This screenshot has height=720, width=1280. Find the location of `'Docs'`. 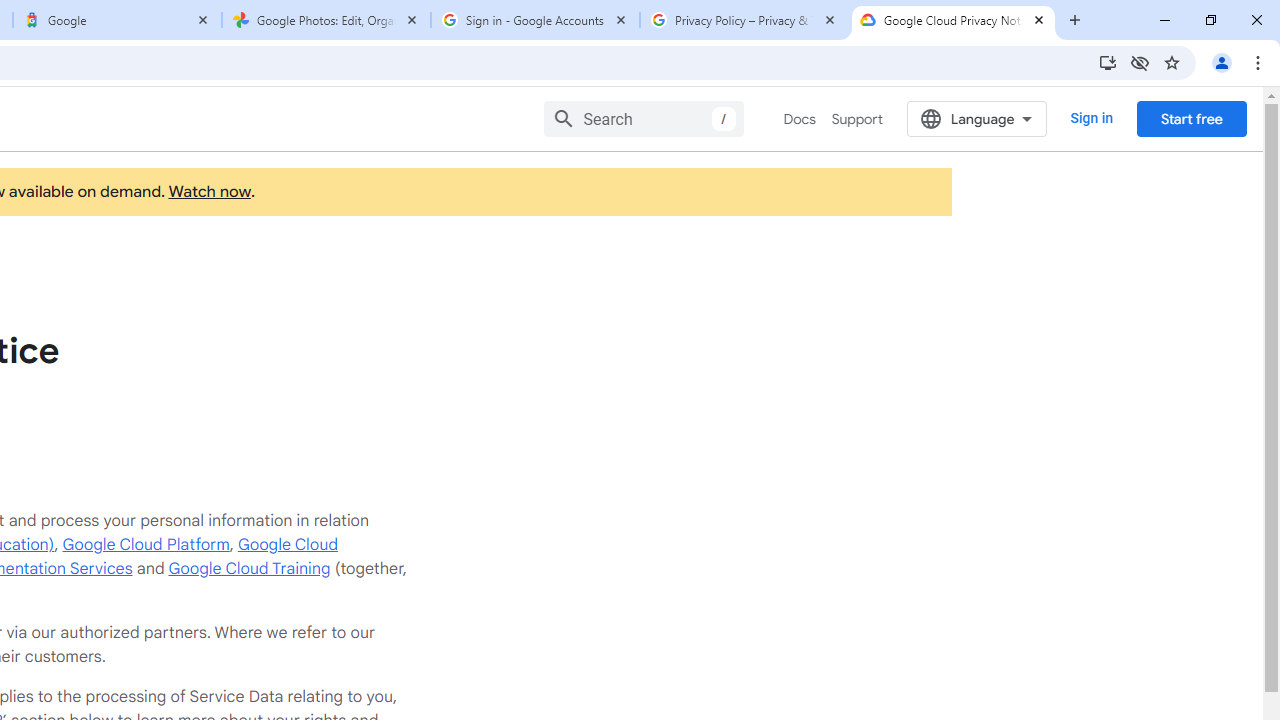

'Docs' is located at coordinates (800, 119).